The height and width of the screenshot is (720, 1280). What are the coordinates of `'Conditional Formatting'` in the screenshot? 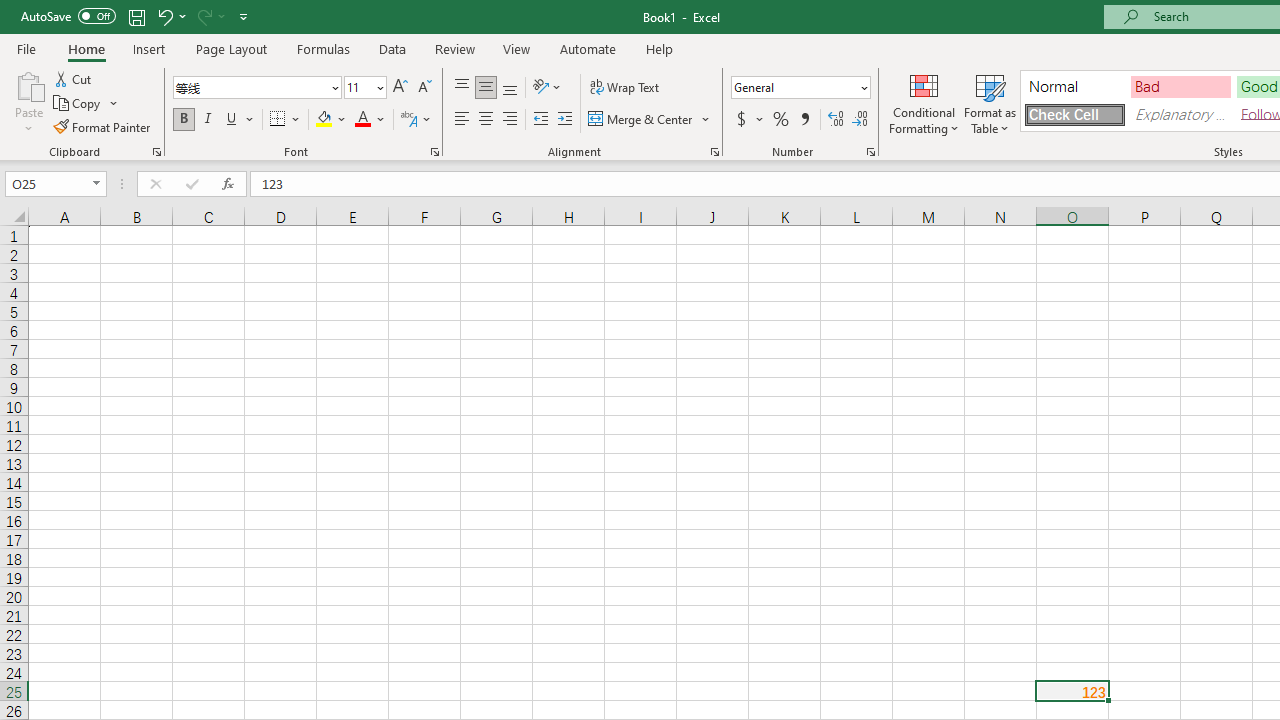 It's located at (923, 103).